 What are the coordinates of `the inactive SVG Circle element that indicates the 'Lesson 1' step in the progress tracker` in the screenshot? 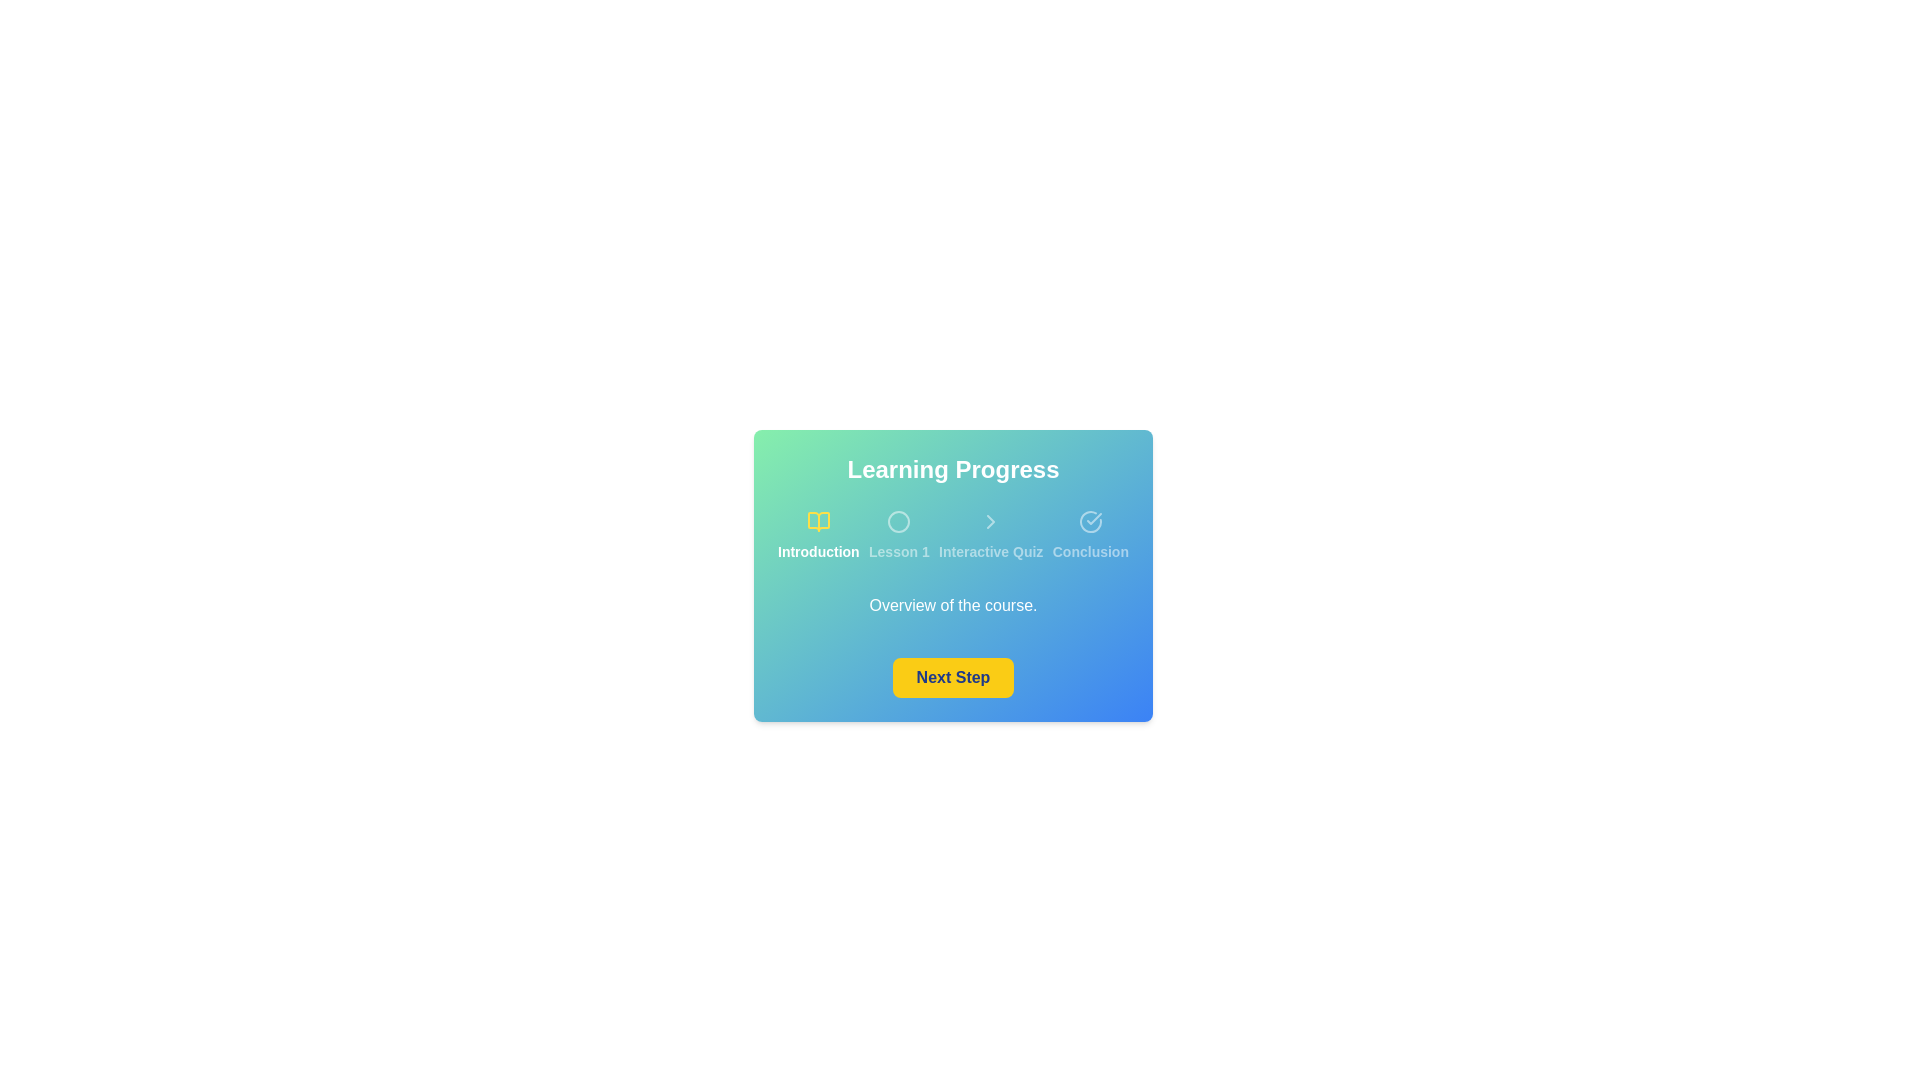 It's located at (898, 520).